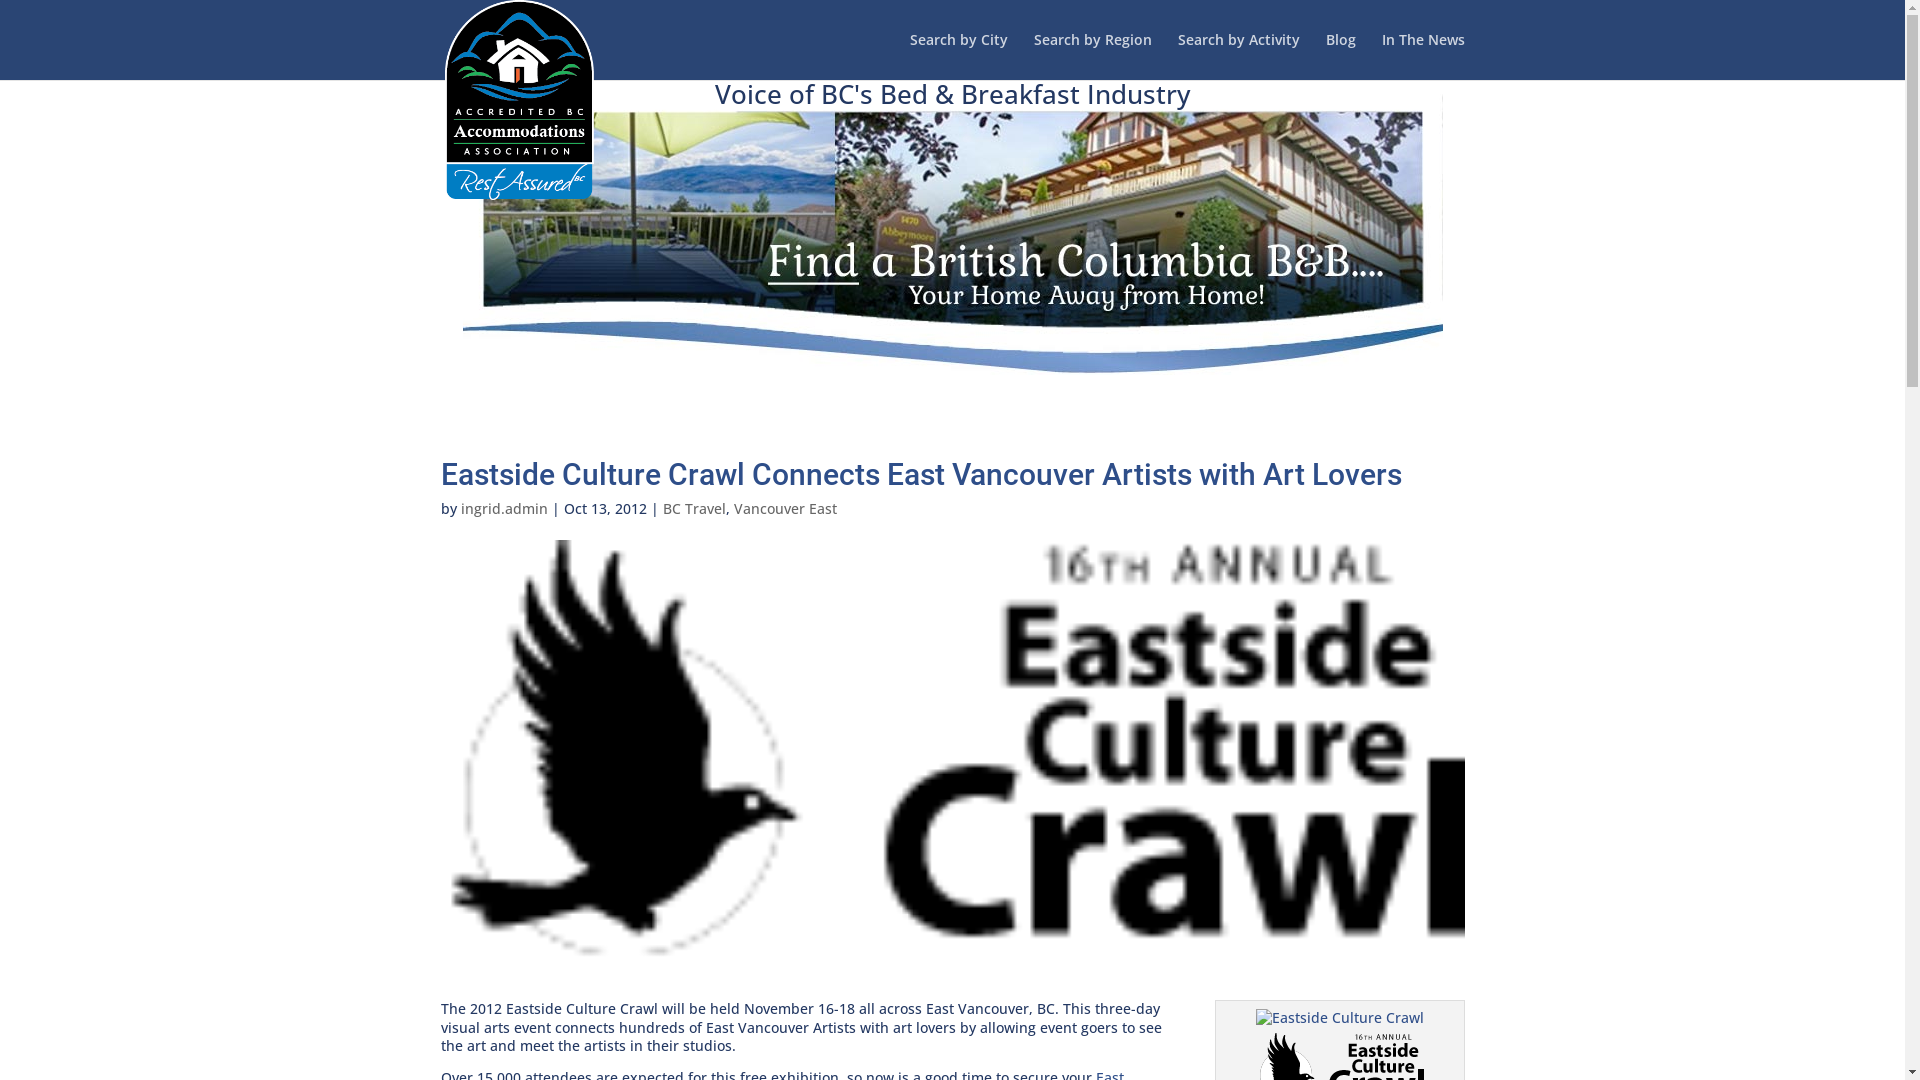 Image resolution: width=1920 pixels, height=1080 pixels. What do you see at coordinates (1339, 1018) in the screenshot?
I see `'Red Iron 03'` at bounding box center [1339, 1018].